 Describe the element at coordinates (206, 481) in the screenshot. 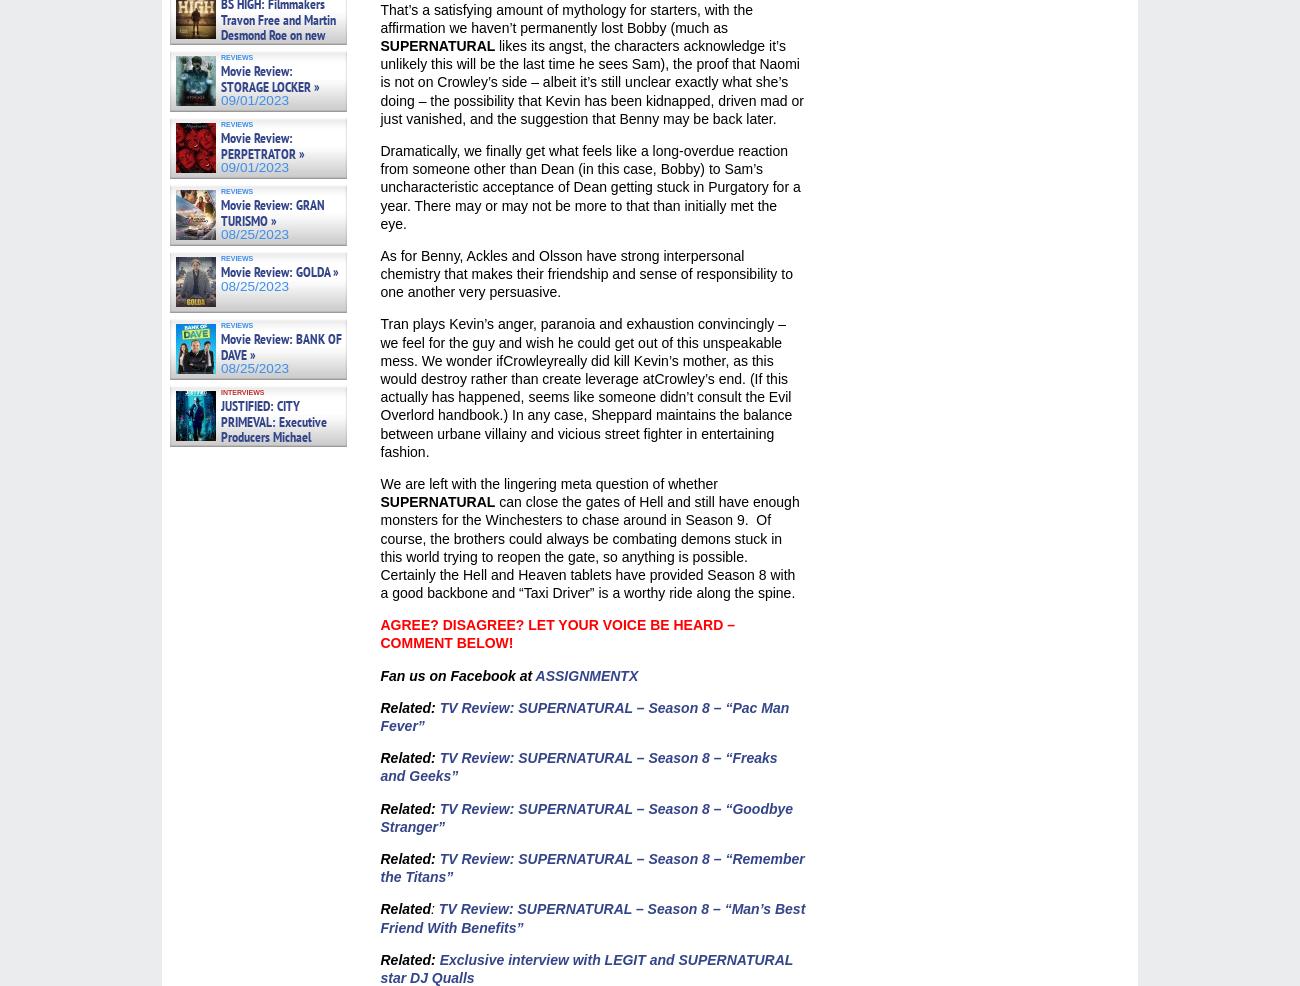

I see `'08/22/2023'` at that location.